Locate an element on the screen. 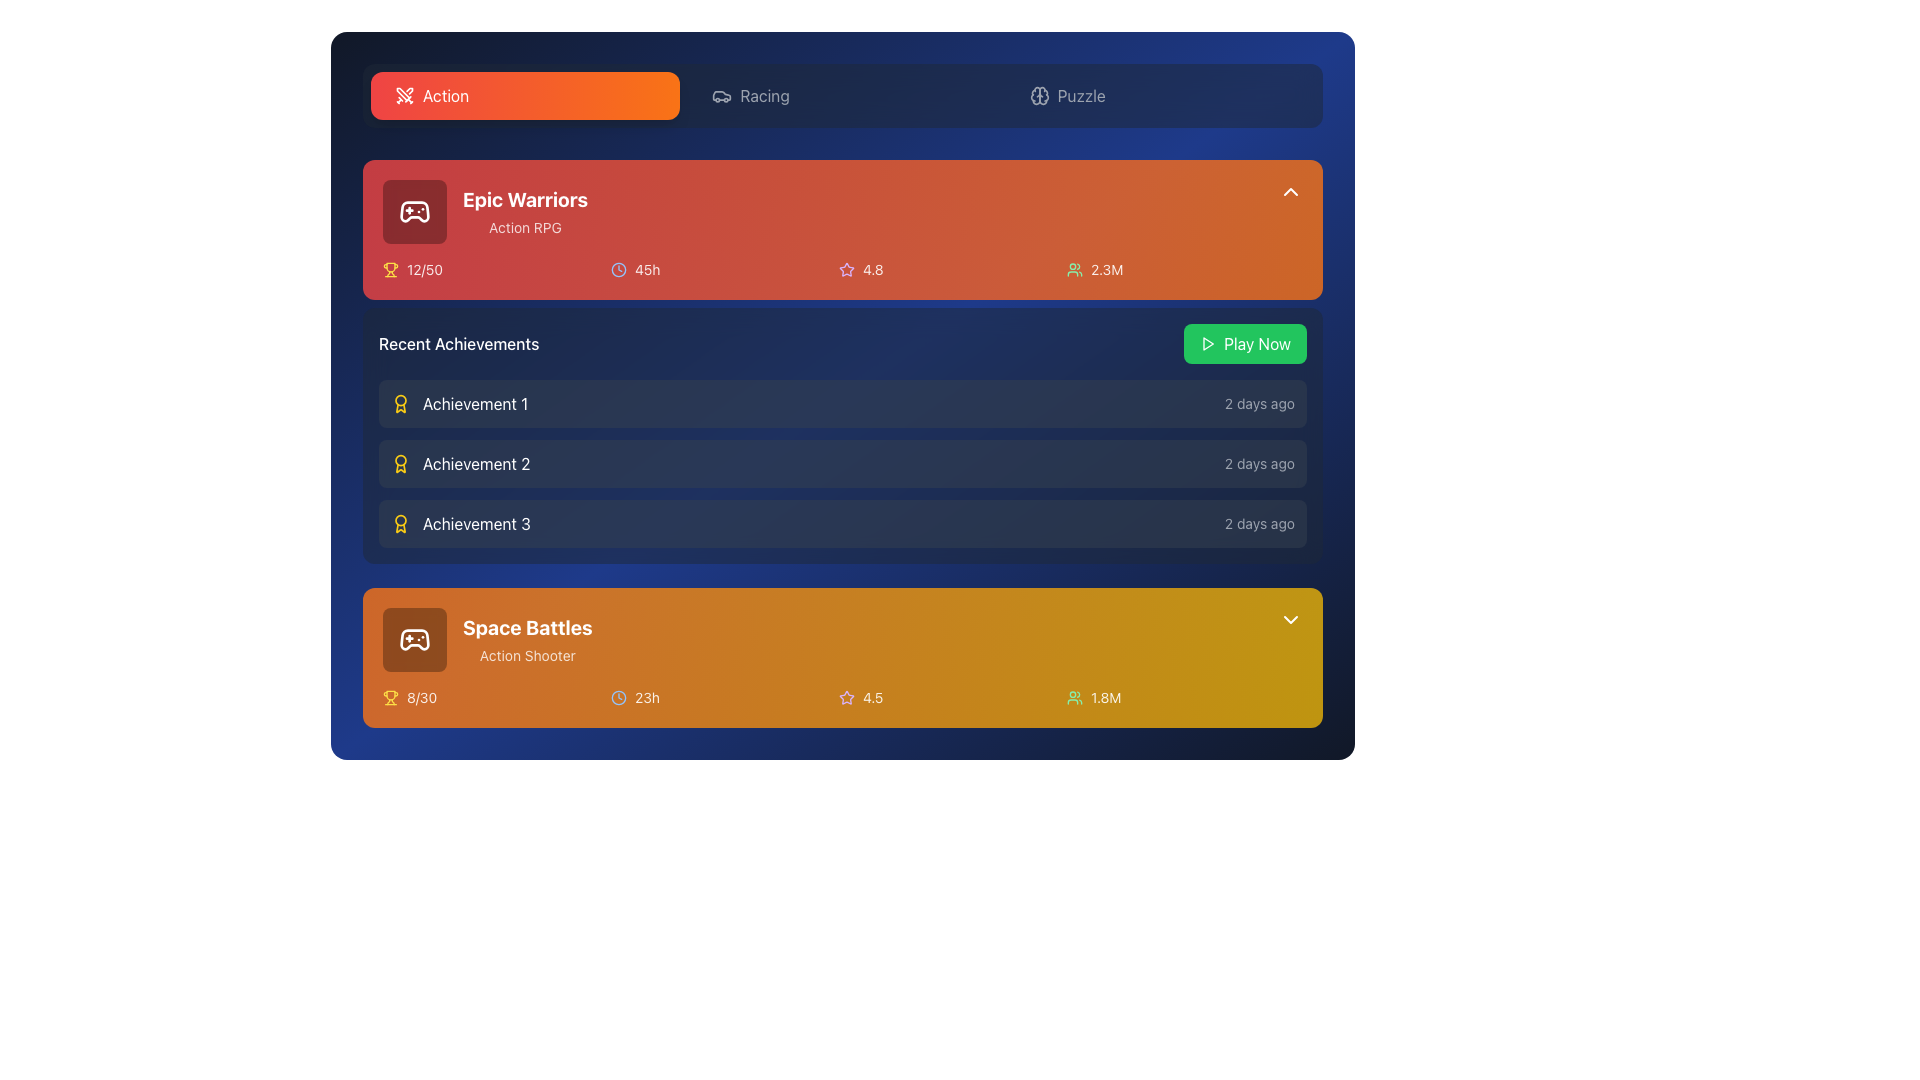 The width and height of the screenshot is (1920, 1080). the decorative circle within the SVG award icon located to the left of the '12/50' text under the 'Epic Warriors' section is located at coordinates (400, 459).